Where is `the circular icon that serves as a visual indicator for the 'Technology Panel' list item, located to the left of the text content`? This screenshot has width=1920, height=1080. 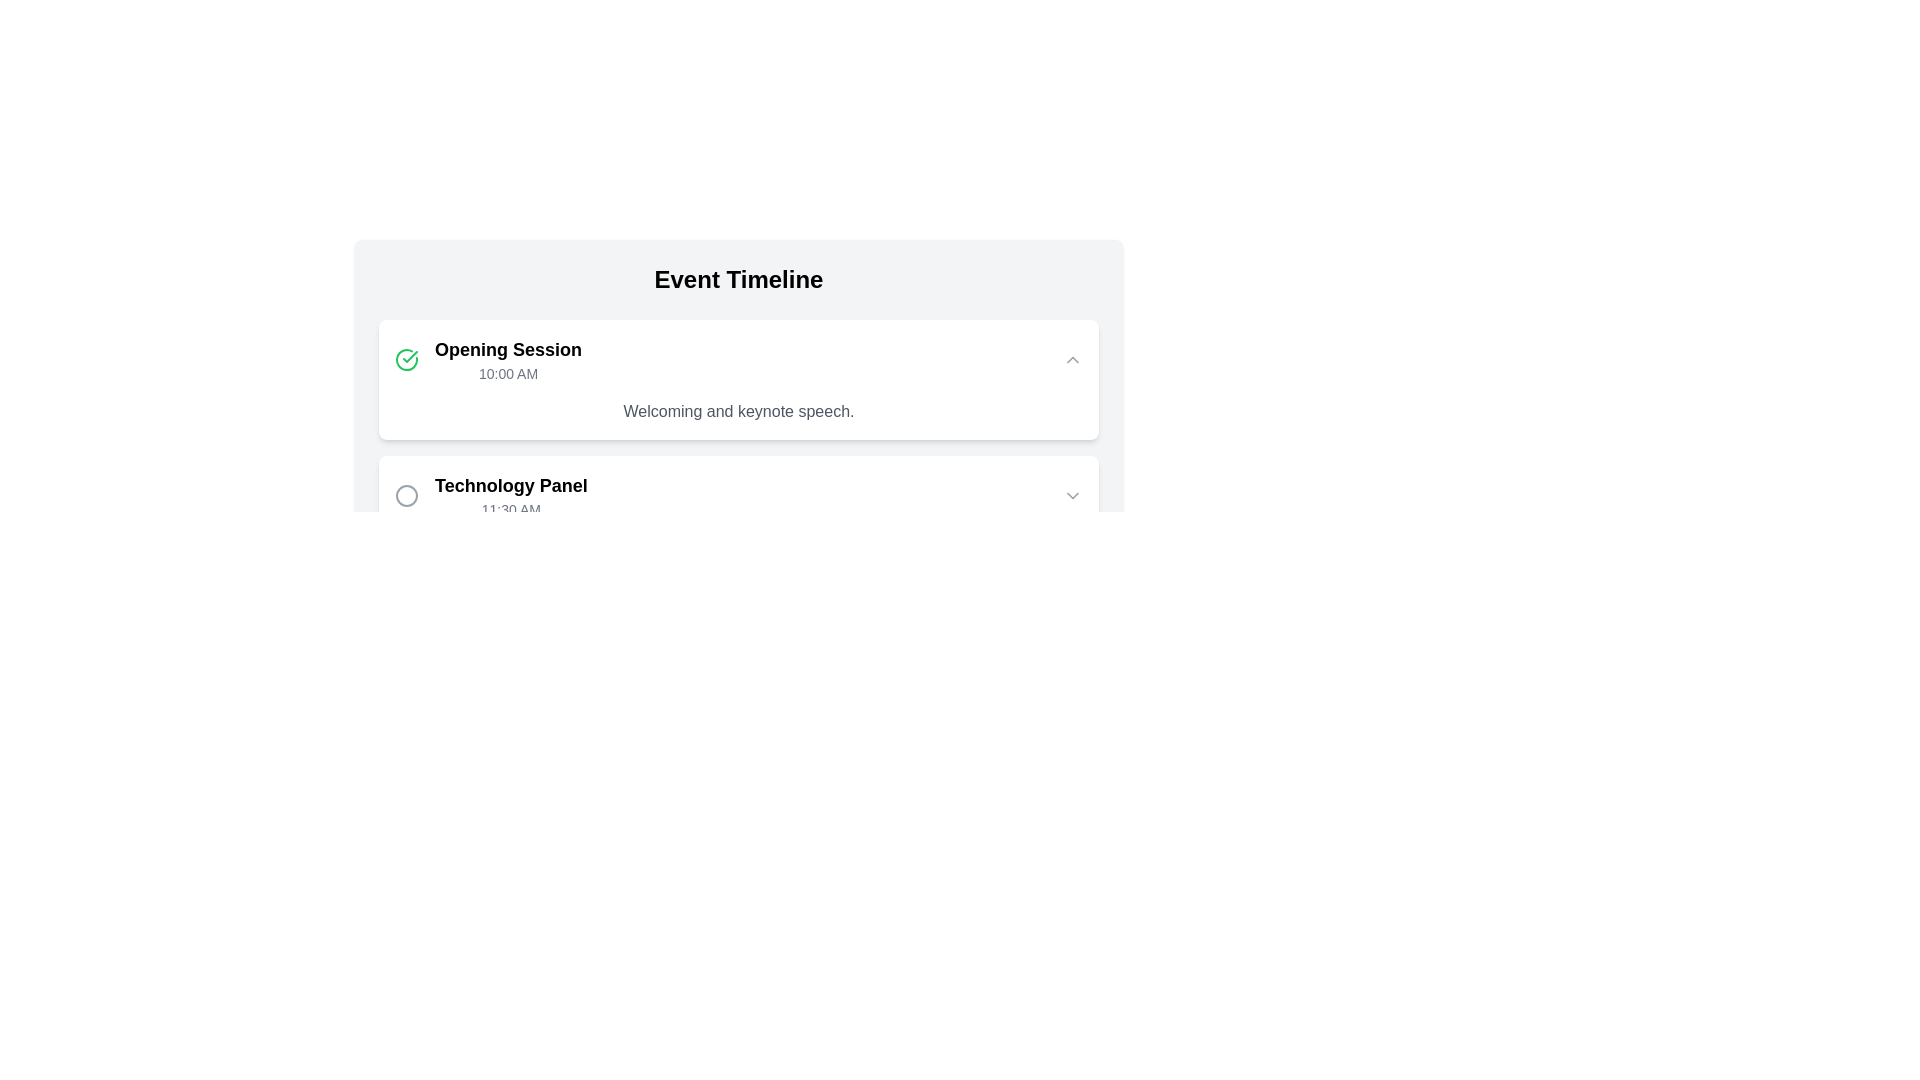 the circular icon that serves as a visual indicator for the 'Technology Panel' list item, located to the left of the text content is located at coordinates (406, 495).